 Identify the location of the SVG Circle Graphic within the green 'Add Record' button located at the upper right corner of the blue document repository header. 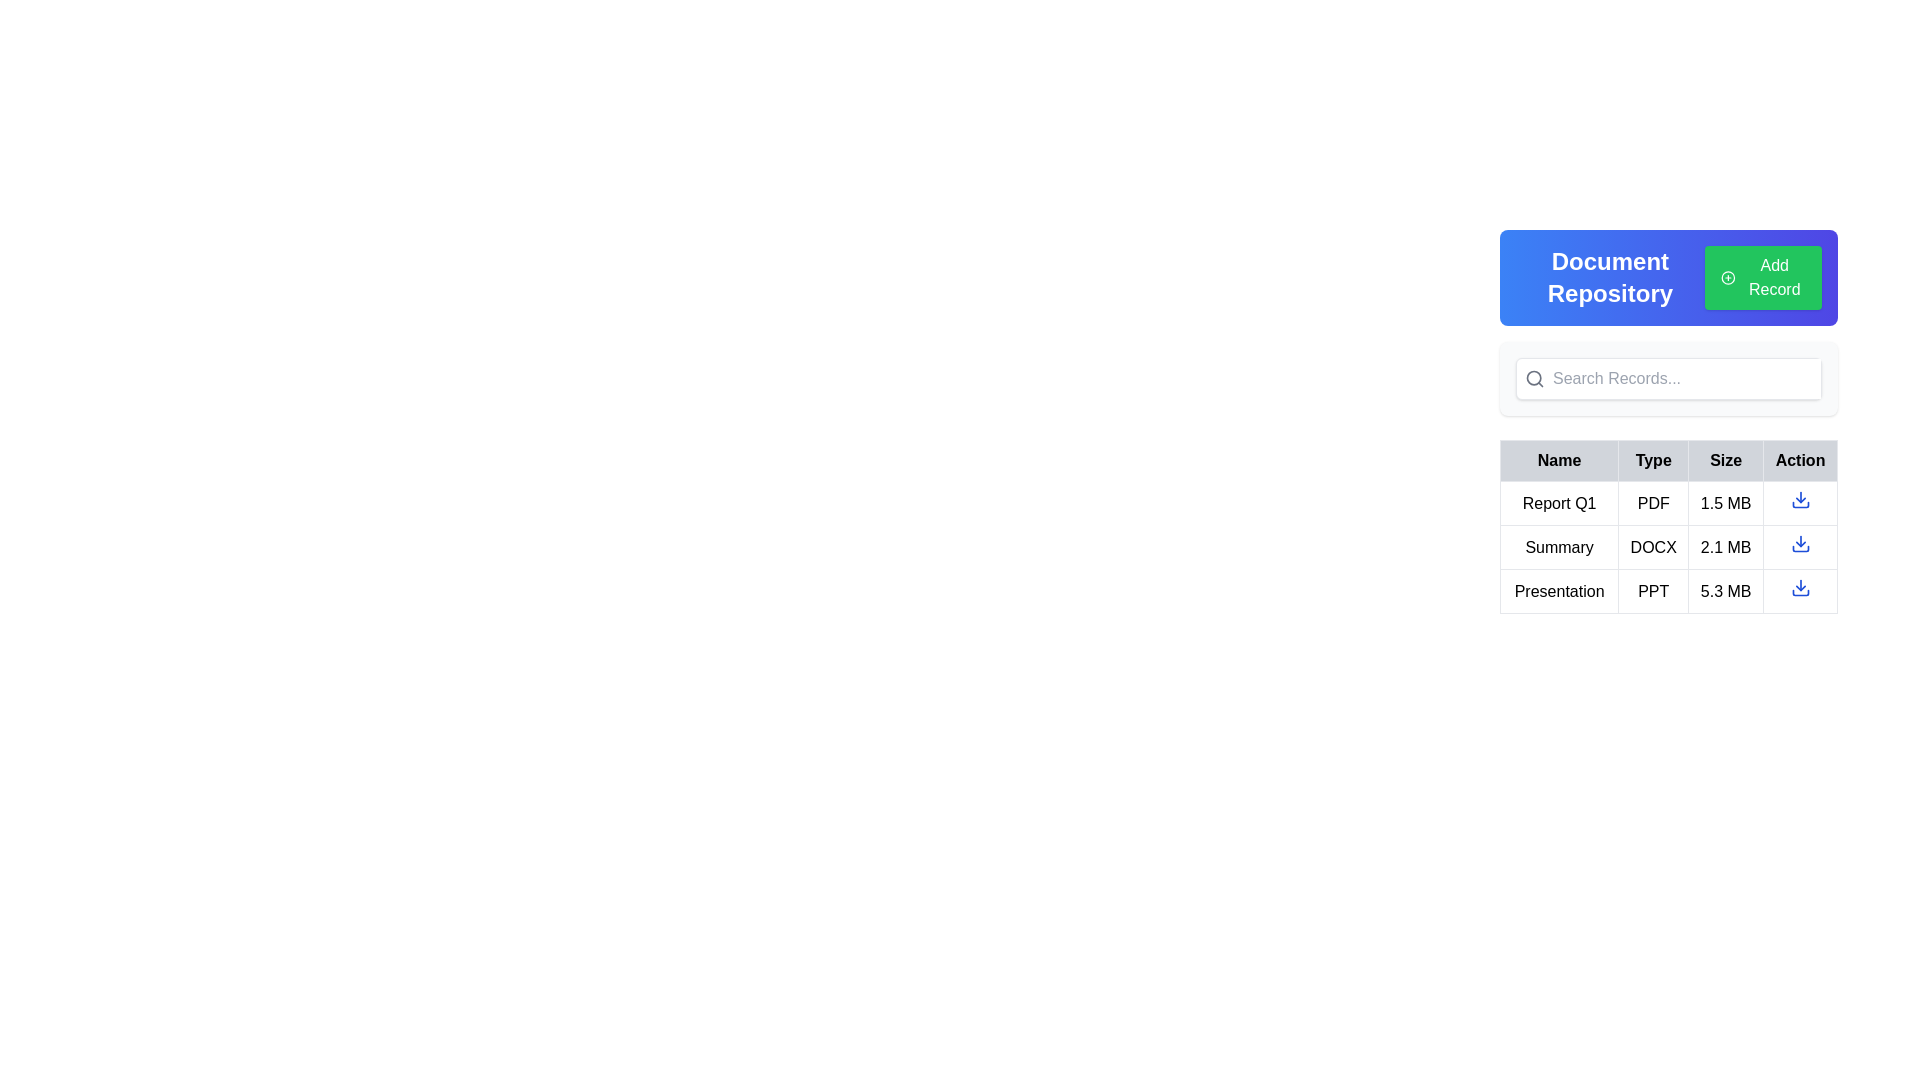
(1727, 277).